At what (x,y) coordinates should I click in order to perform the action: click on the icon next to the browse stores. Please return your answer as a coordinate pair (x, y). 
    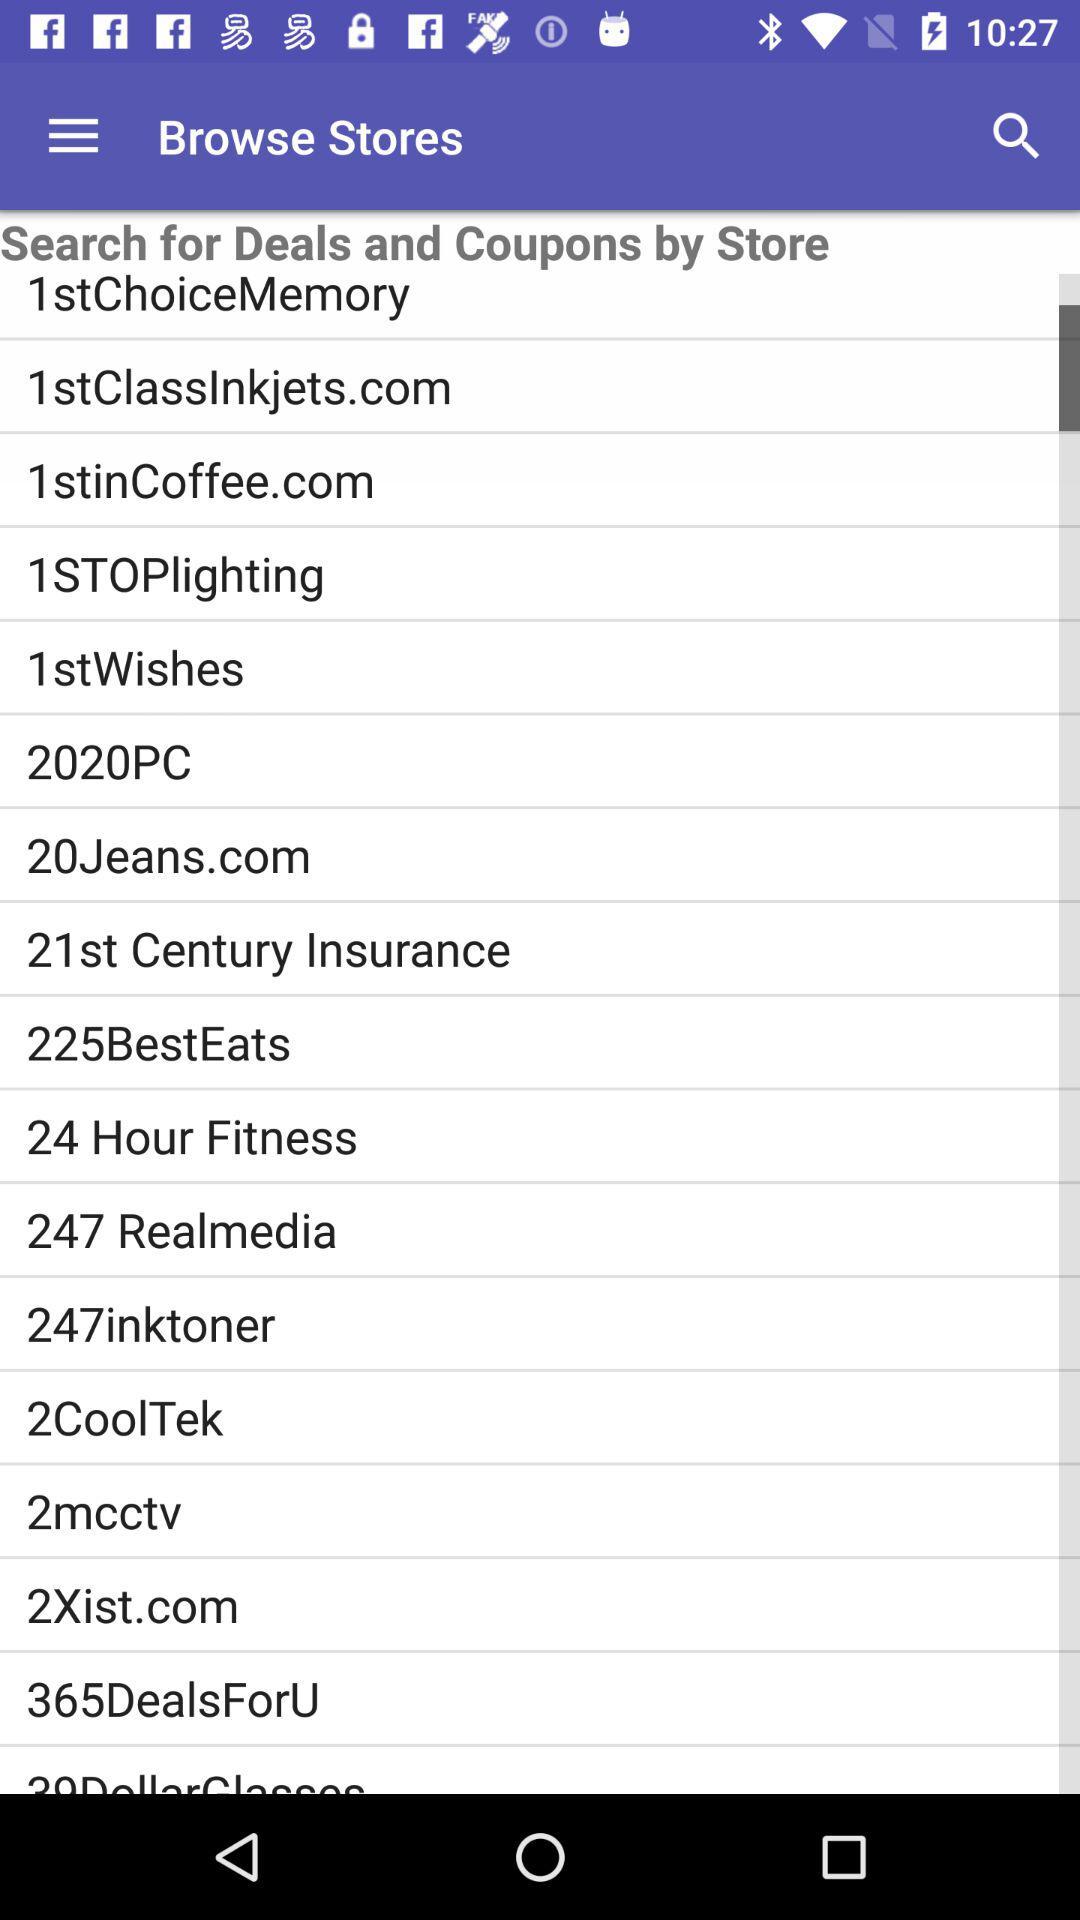
    Looking at the image, I should click on (72, 135).